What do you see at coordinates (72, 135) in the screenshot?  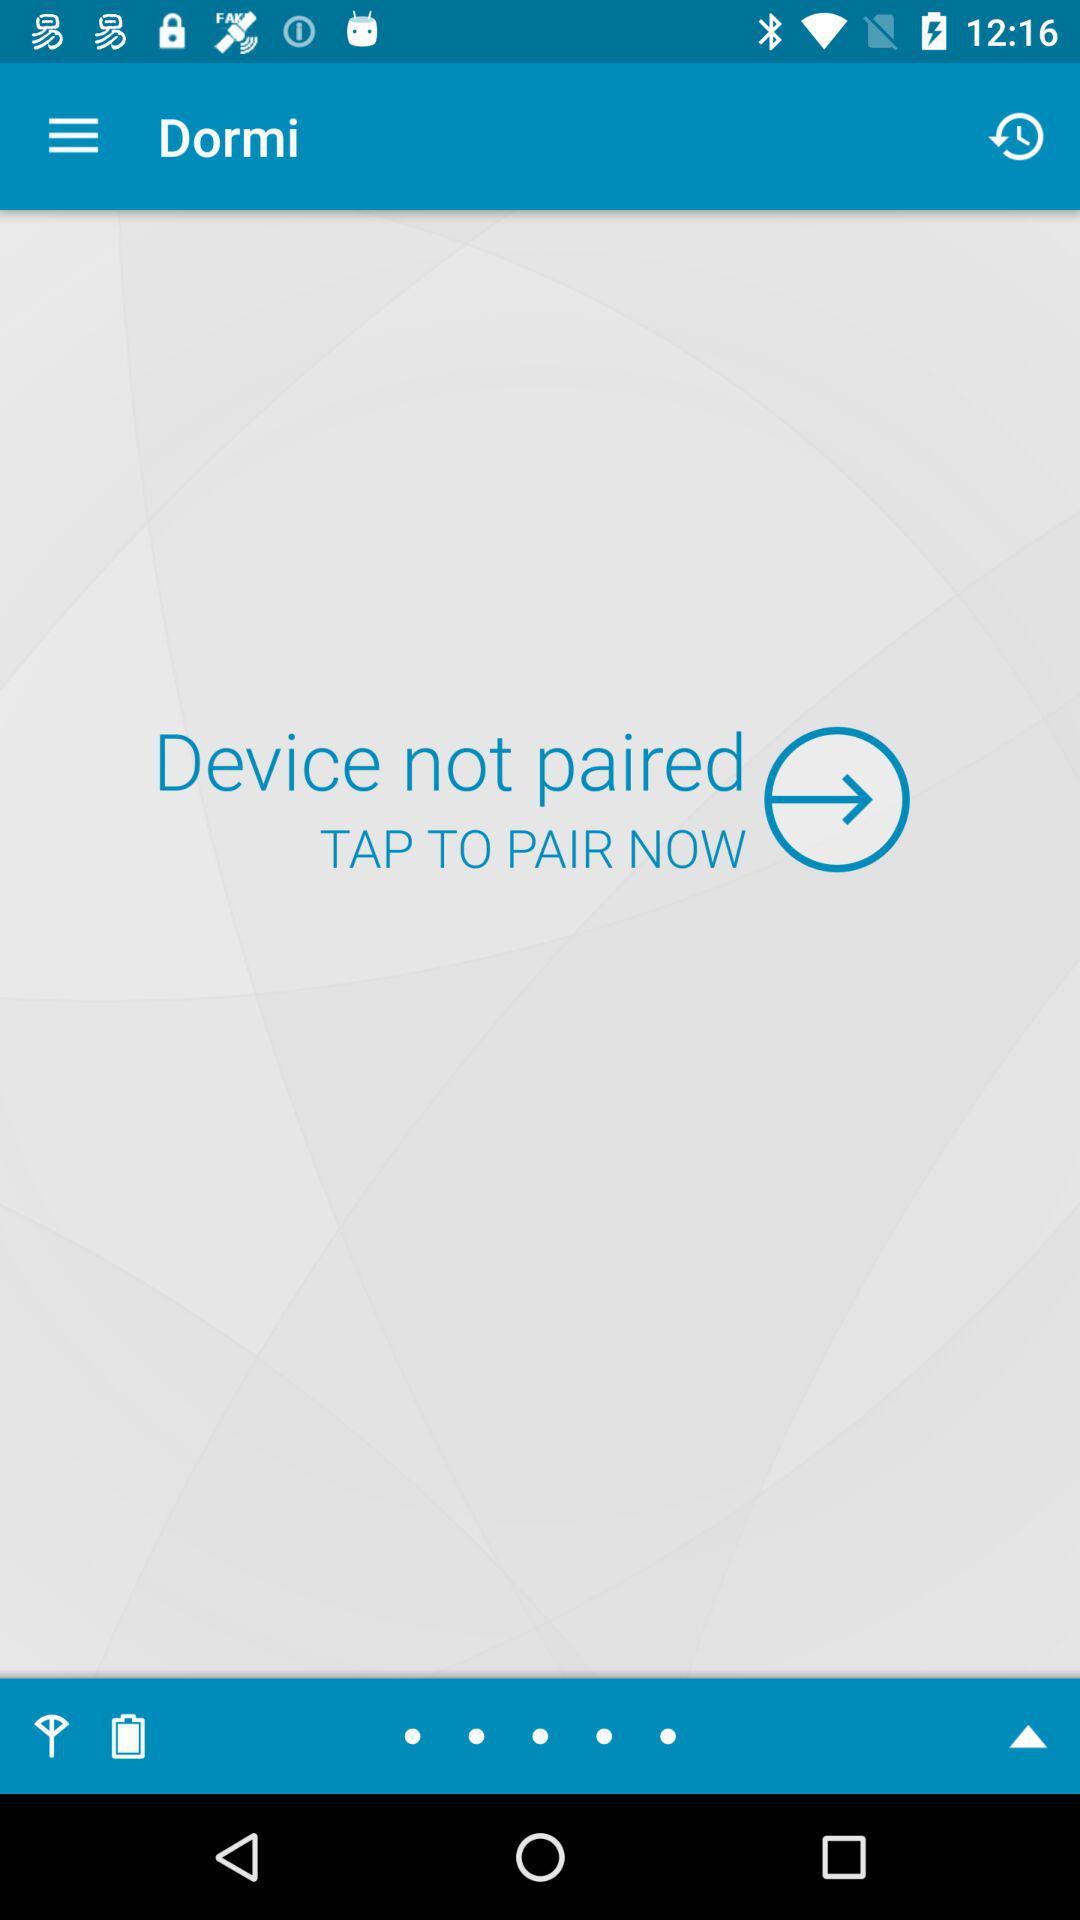 I see `icon to the left of the dormi item` at bounding box center [72, 135].